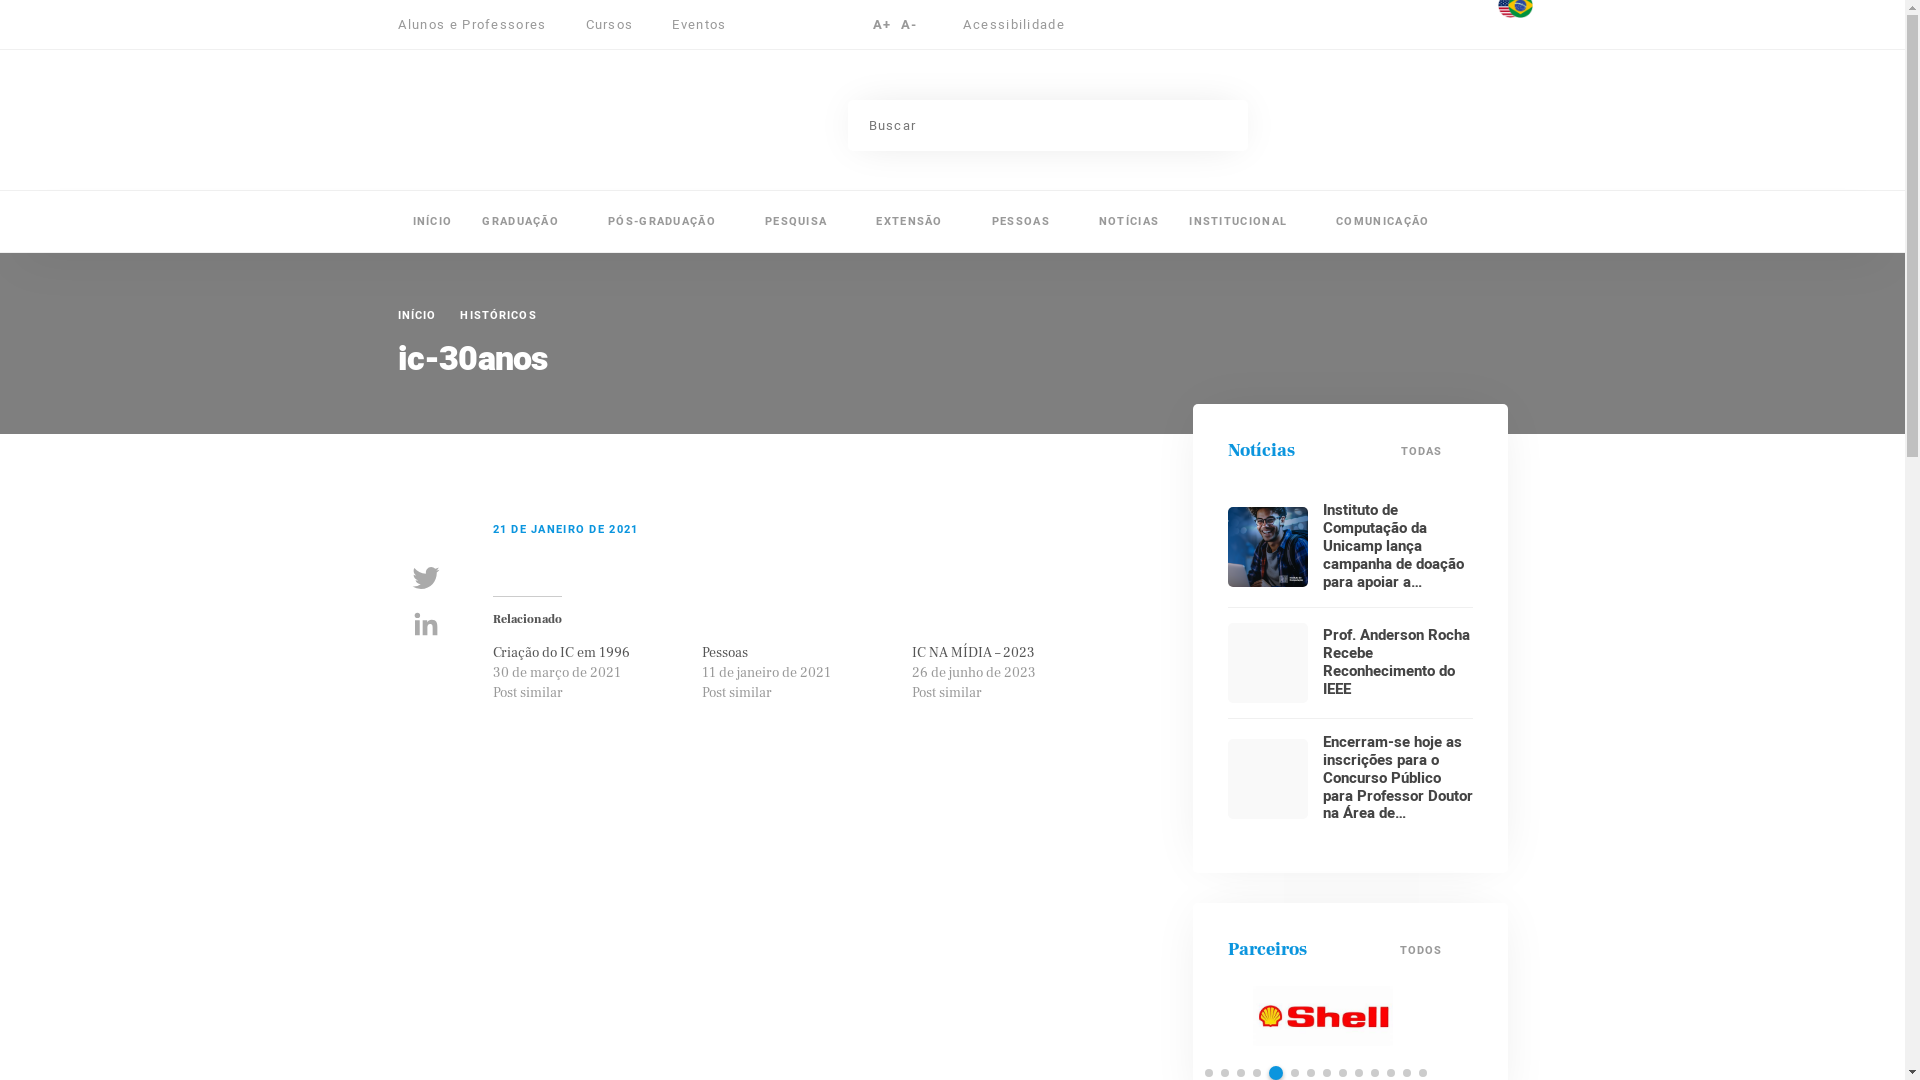 This screenshot has height=1080, width=1920. Describe the element at coordinates (481, 24) in the screenshot. I see `'Alunos e Professores'` at that location.